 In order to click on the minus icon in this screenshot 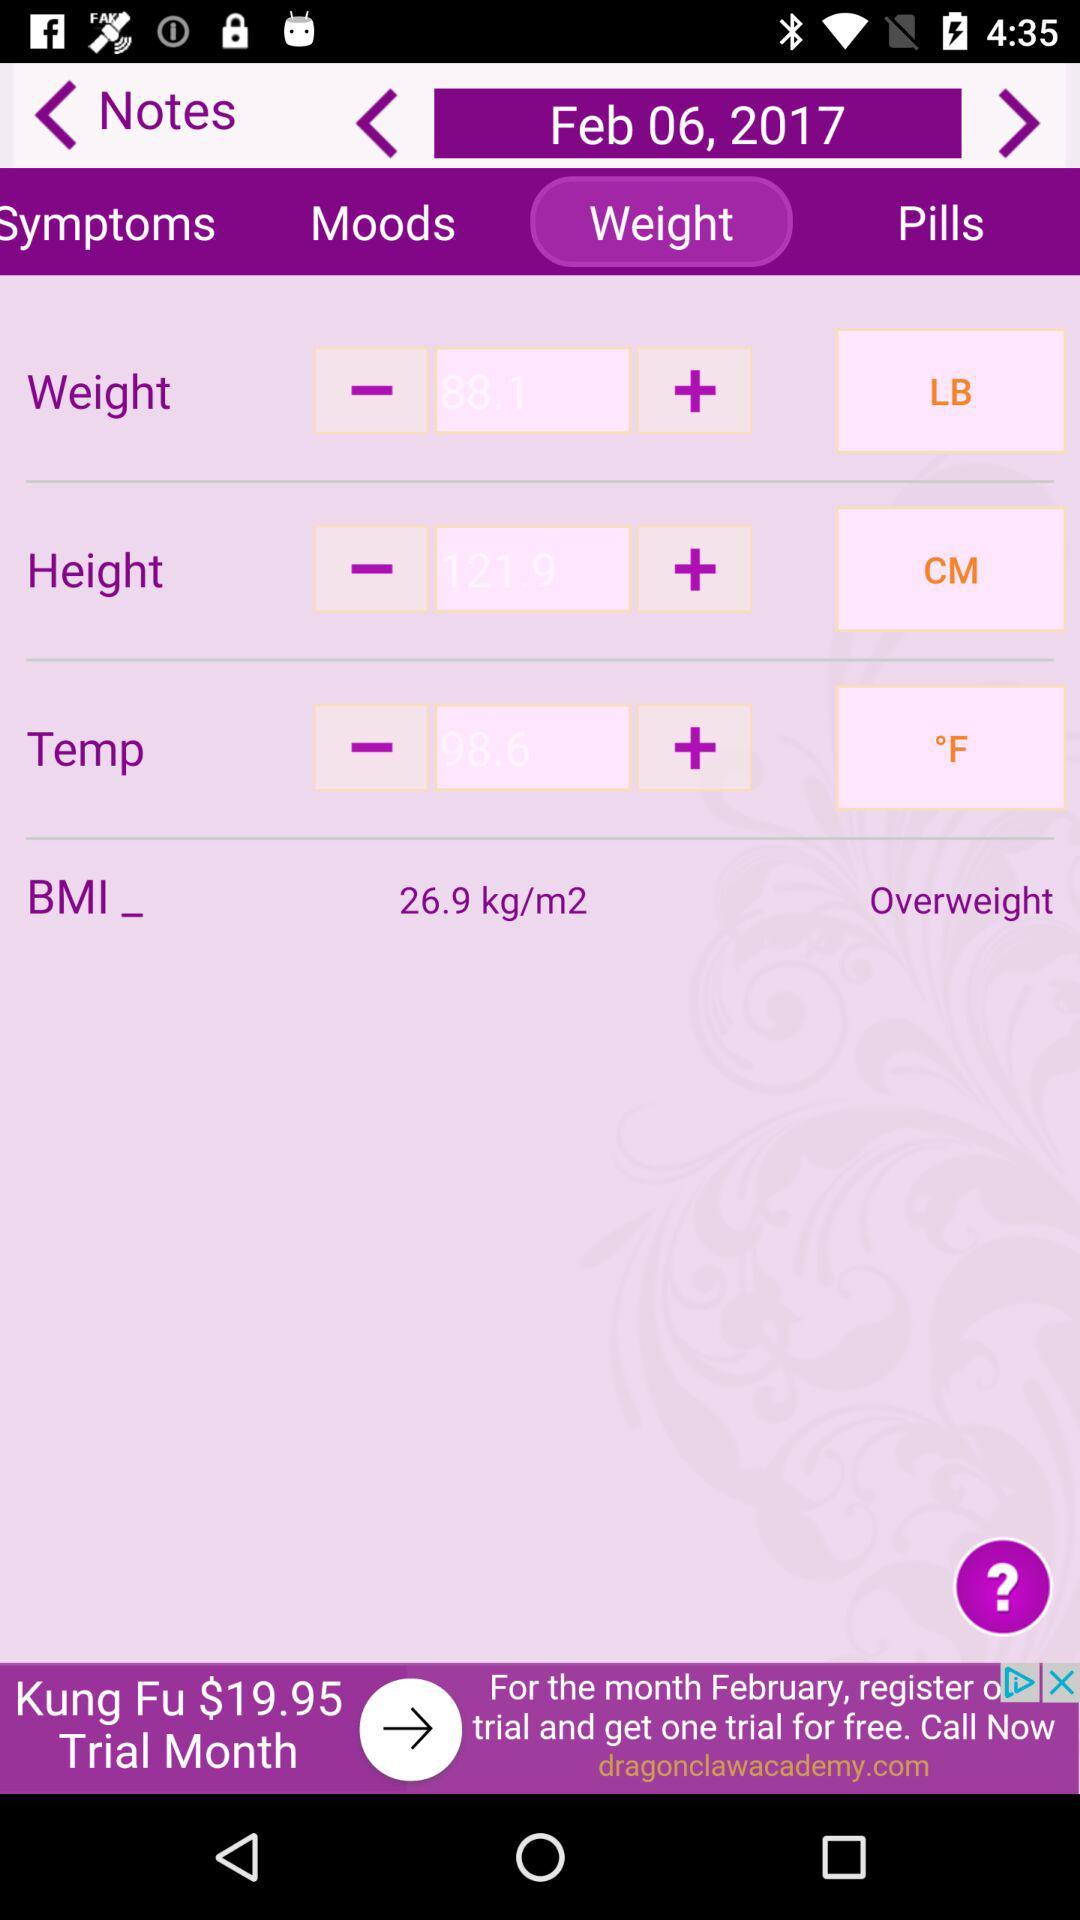, I will do `click(371, 567)`.